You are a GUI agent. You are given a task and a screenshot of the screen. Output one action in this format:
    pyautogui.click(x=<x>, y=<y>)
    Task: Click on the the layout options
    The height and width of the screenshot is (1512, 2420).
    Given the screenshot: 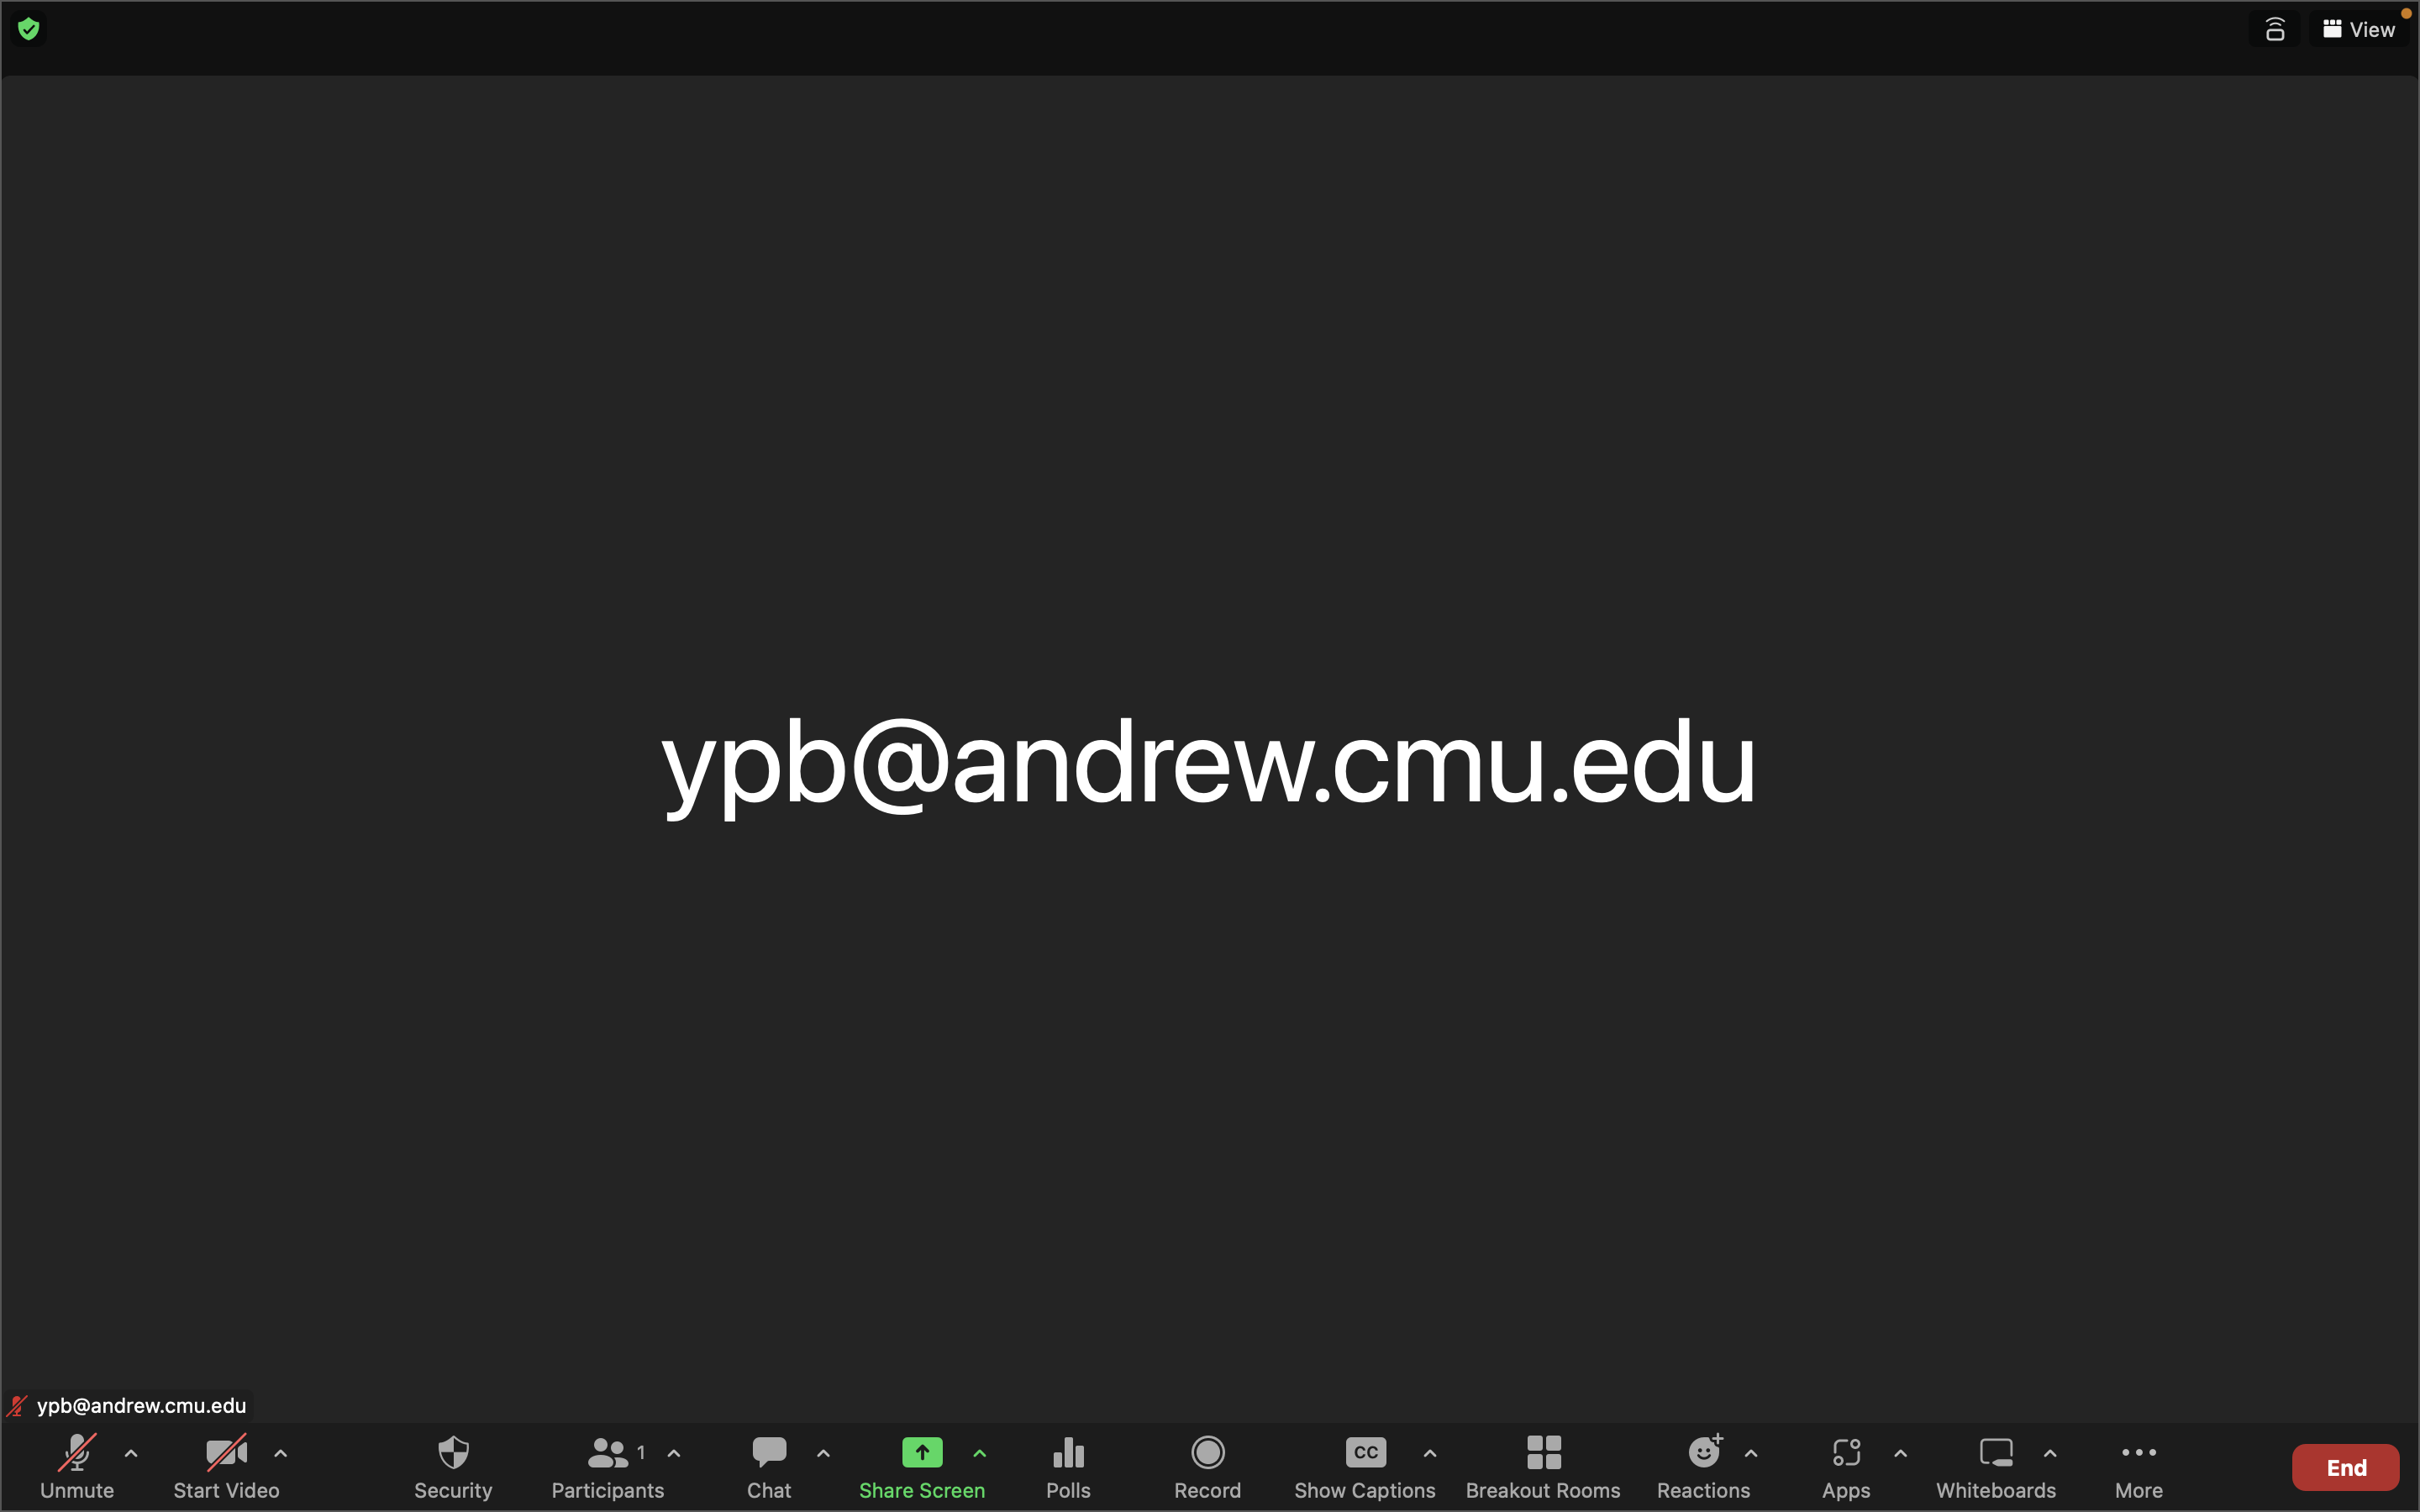 What is the action you would take?
    pyautogui.click(x=2358, y=29)
    